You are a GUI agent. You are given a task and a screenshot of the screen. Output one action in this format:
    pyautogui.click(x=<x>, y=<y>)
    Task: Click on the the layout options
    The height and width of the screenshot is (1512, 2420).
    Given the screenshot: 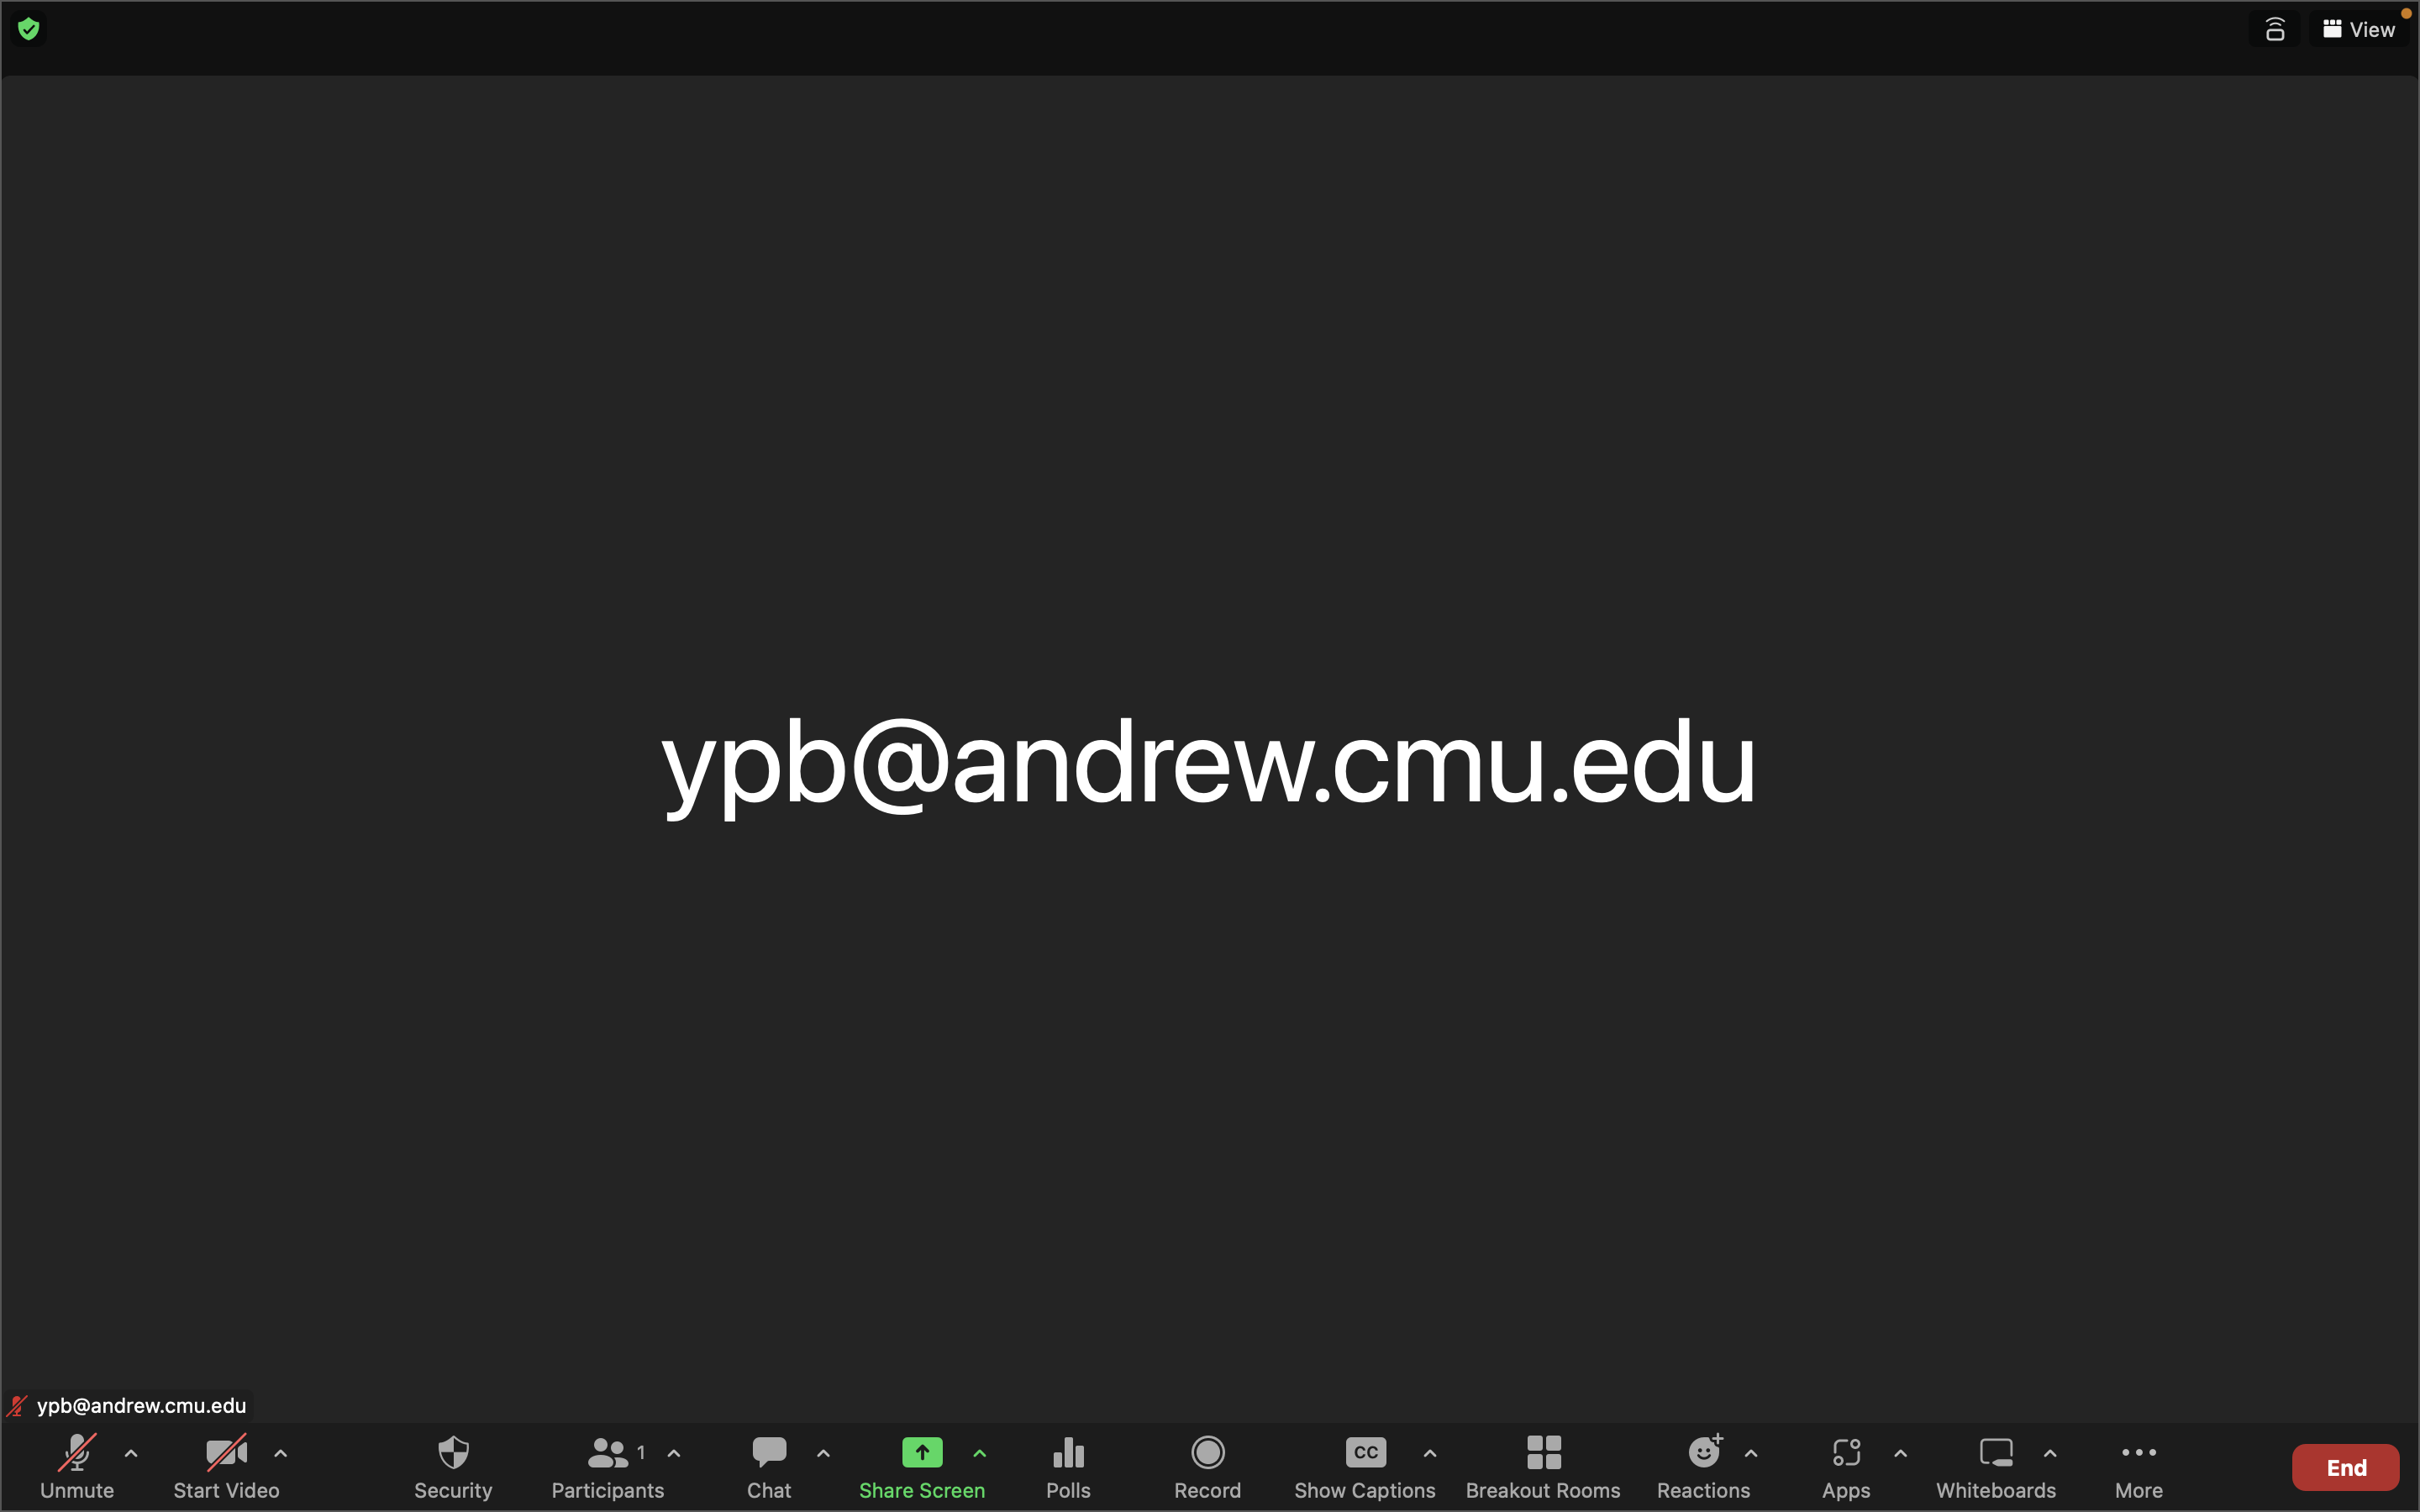 What is the action you would take?
    pyautogui.click(x=2358, y=29)
    